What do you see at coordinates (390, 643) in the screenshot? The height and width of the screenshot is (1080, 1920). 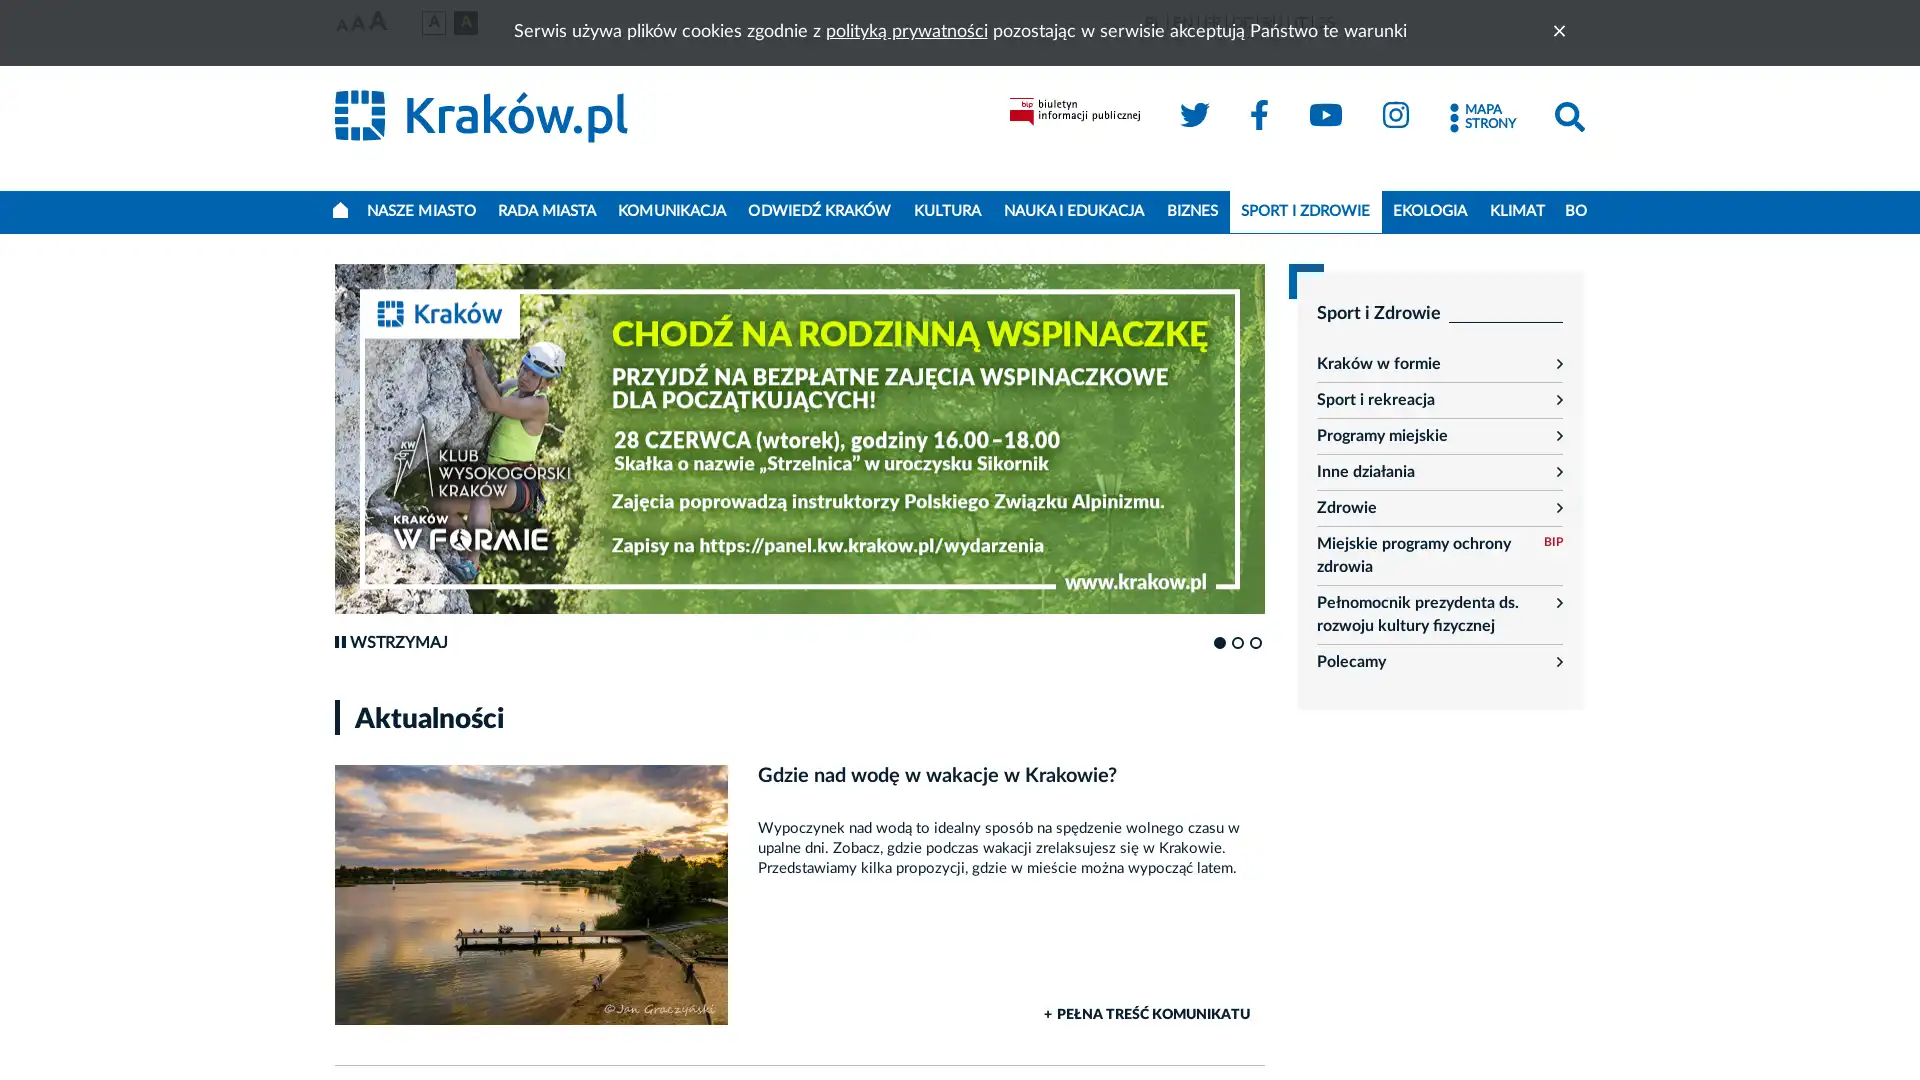 I see `Wstrzymaj` at bounding box center [390, 643].